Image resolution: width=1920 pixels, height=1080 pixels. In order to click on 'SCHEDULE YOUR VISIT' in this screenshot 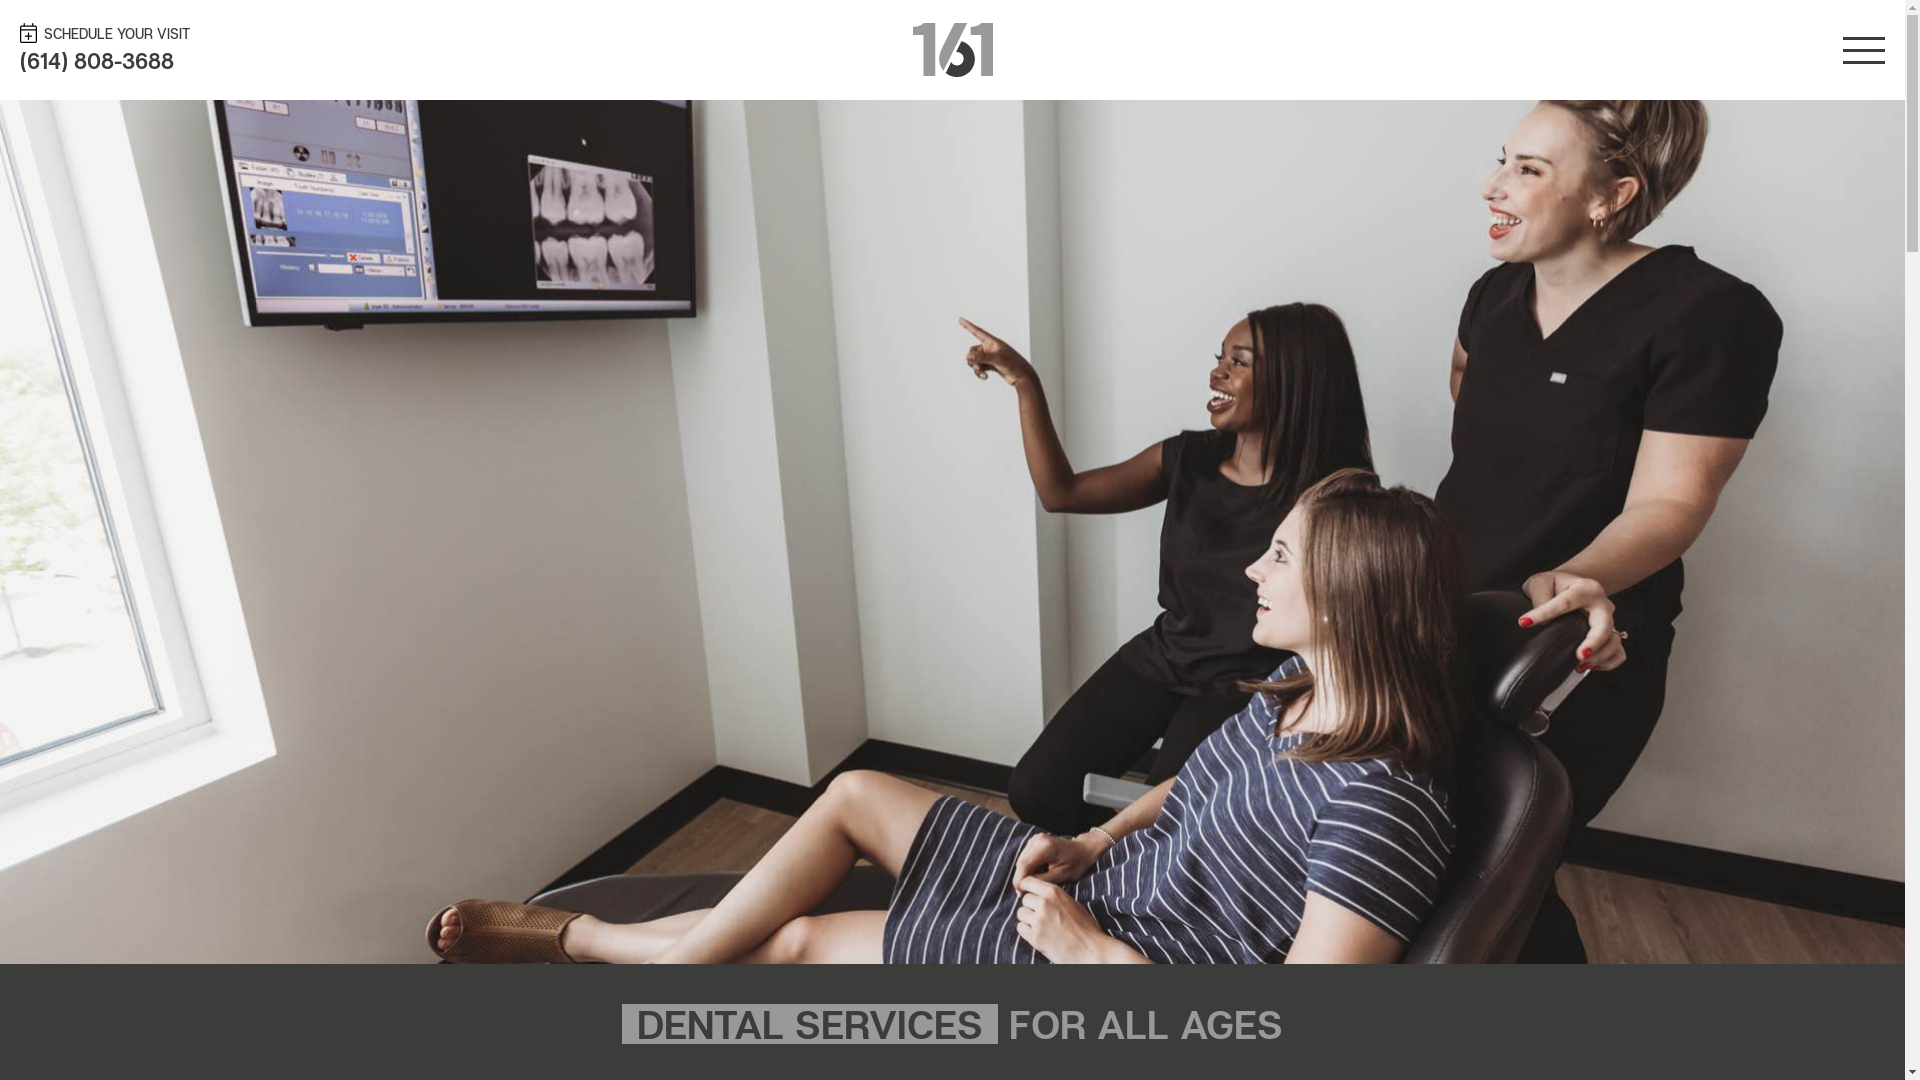, I will do `click(298, 32)`.